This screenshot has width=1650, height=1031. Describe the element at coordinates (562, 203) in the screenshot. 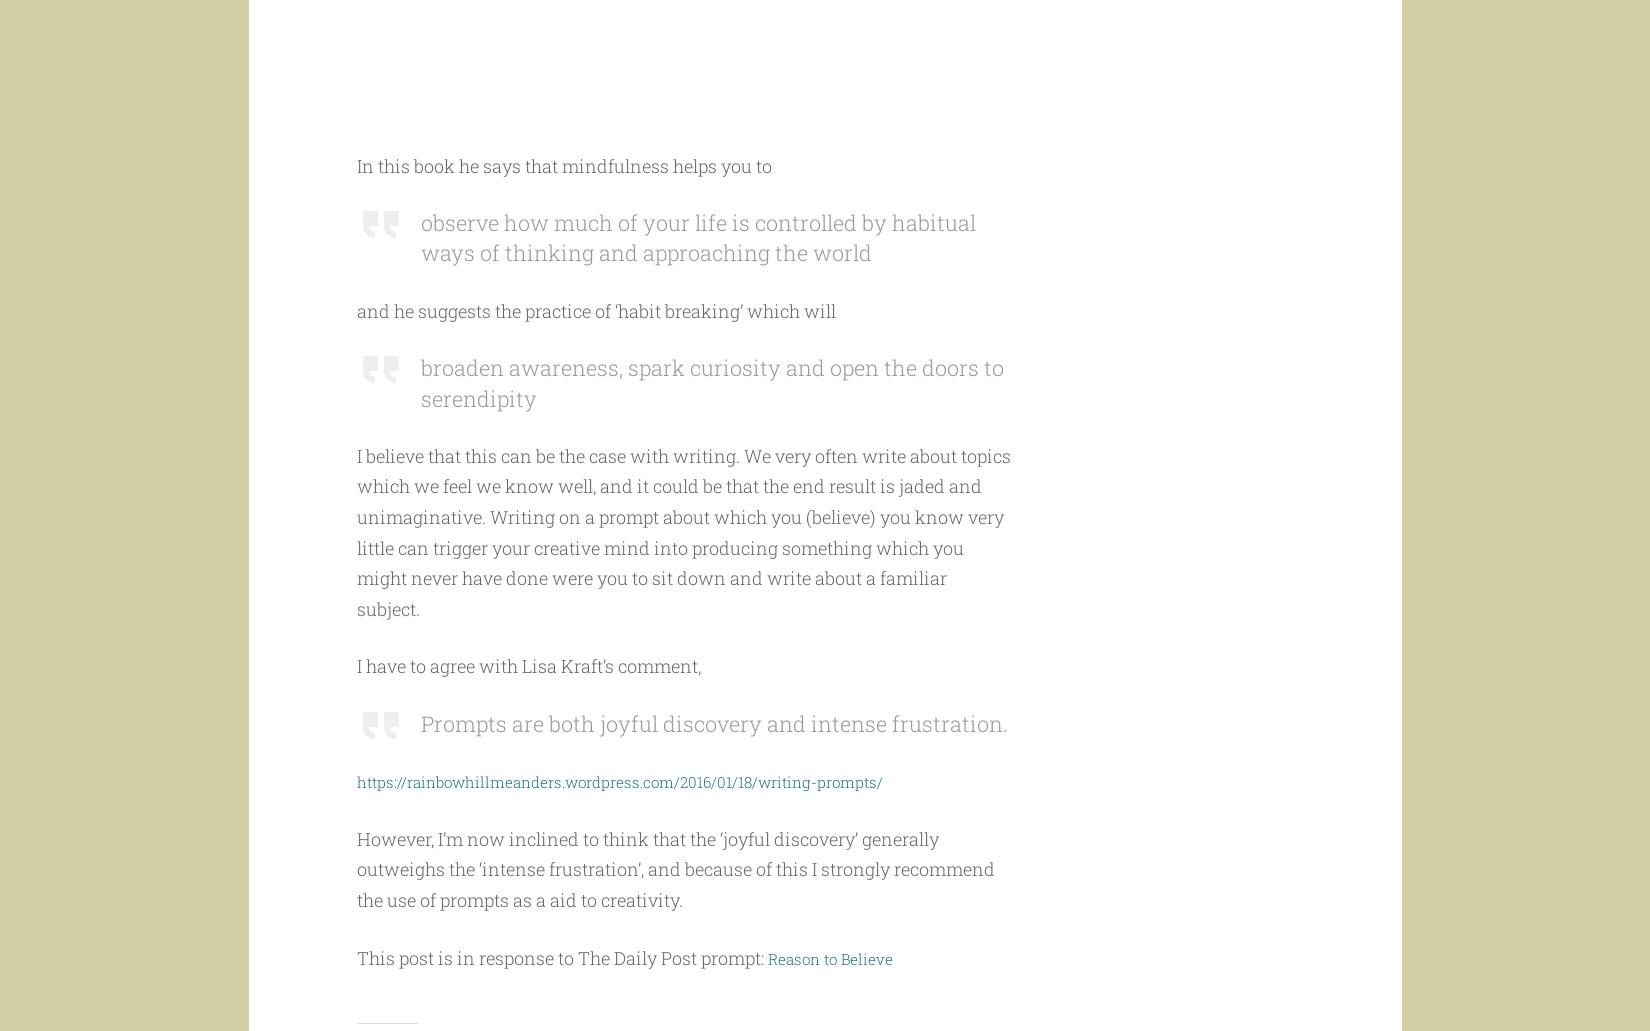

I see `'In this book he says that mindfulness helps you to'` at that location.